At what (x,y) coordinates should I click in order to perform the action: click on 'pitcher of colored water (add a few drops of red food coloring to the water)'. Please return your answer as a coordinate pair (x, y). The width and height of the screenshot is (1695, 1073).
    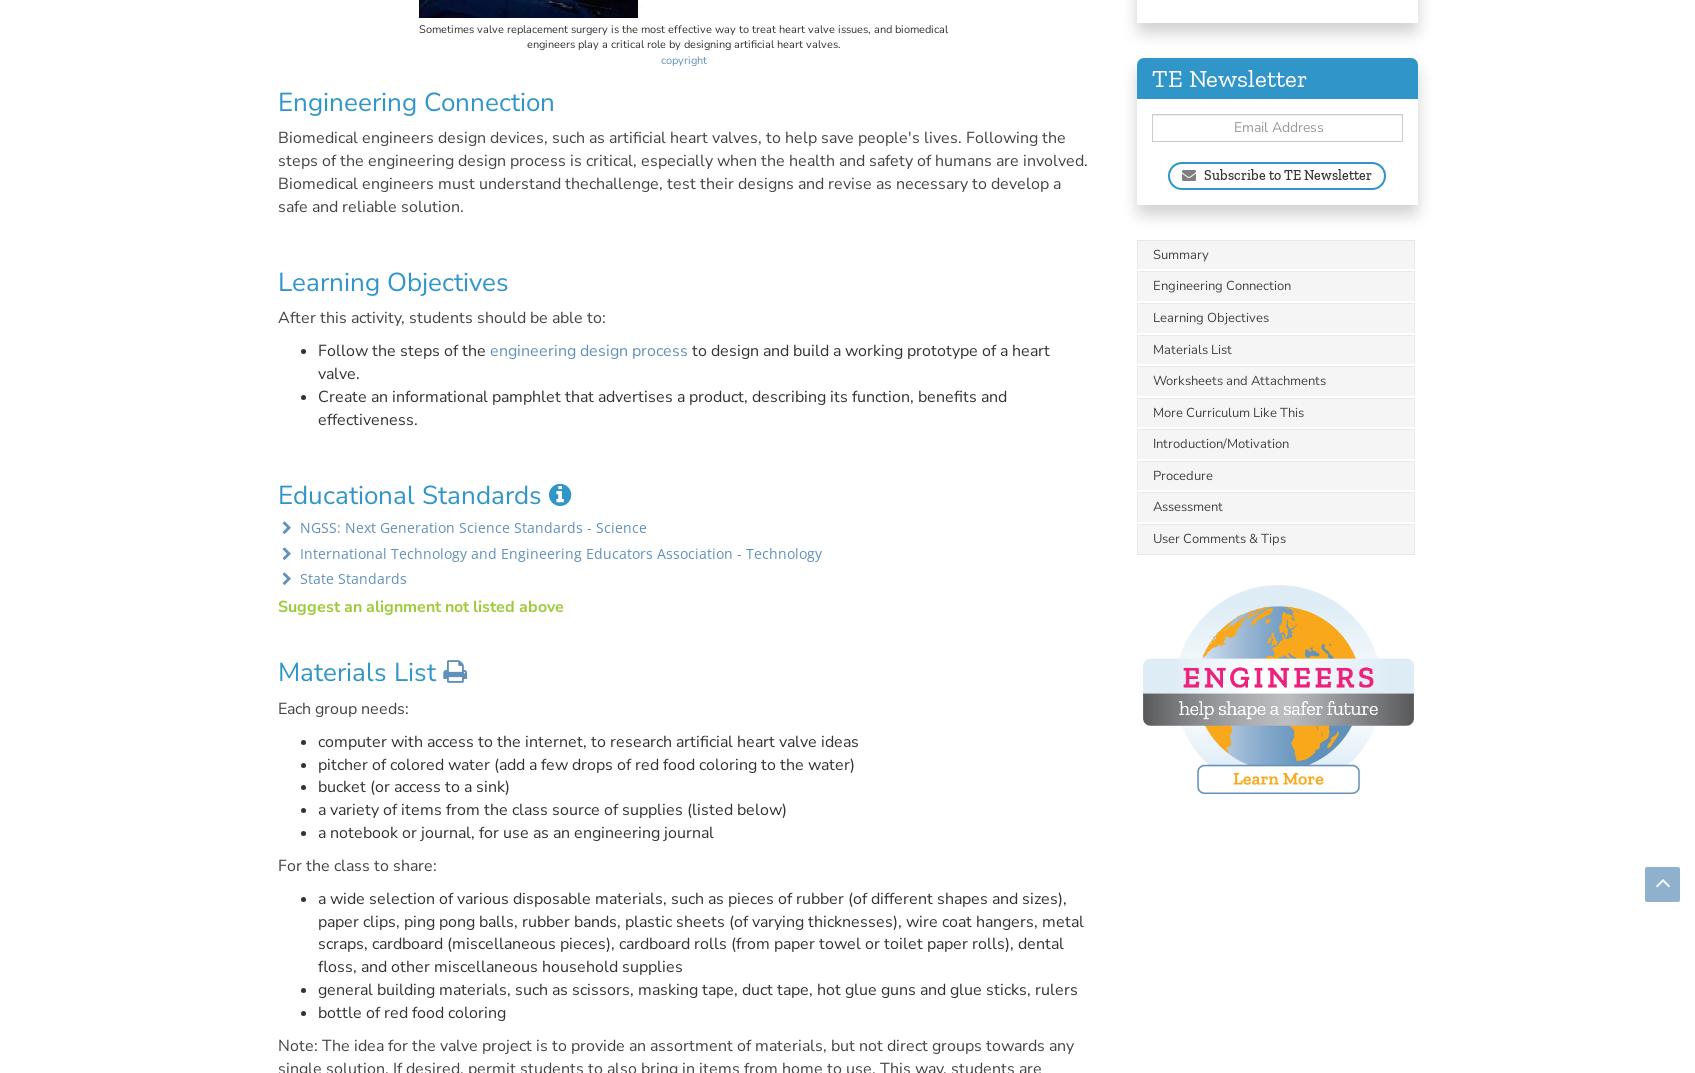
    Looking at the image, I should click on (585, 762).